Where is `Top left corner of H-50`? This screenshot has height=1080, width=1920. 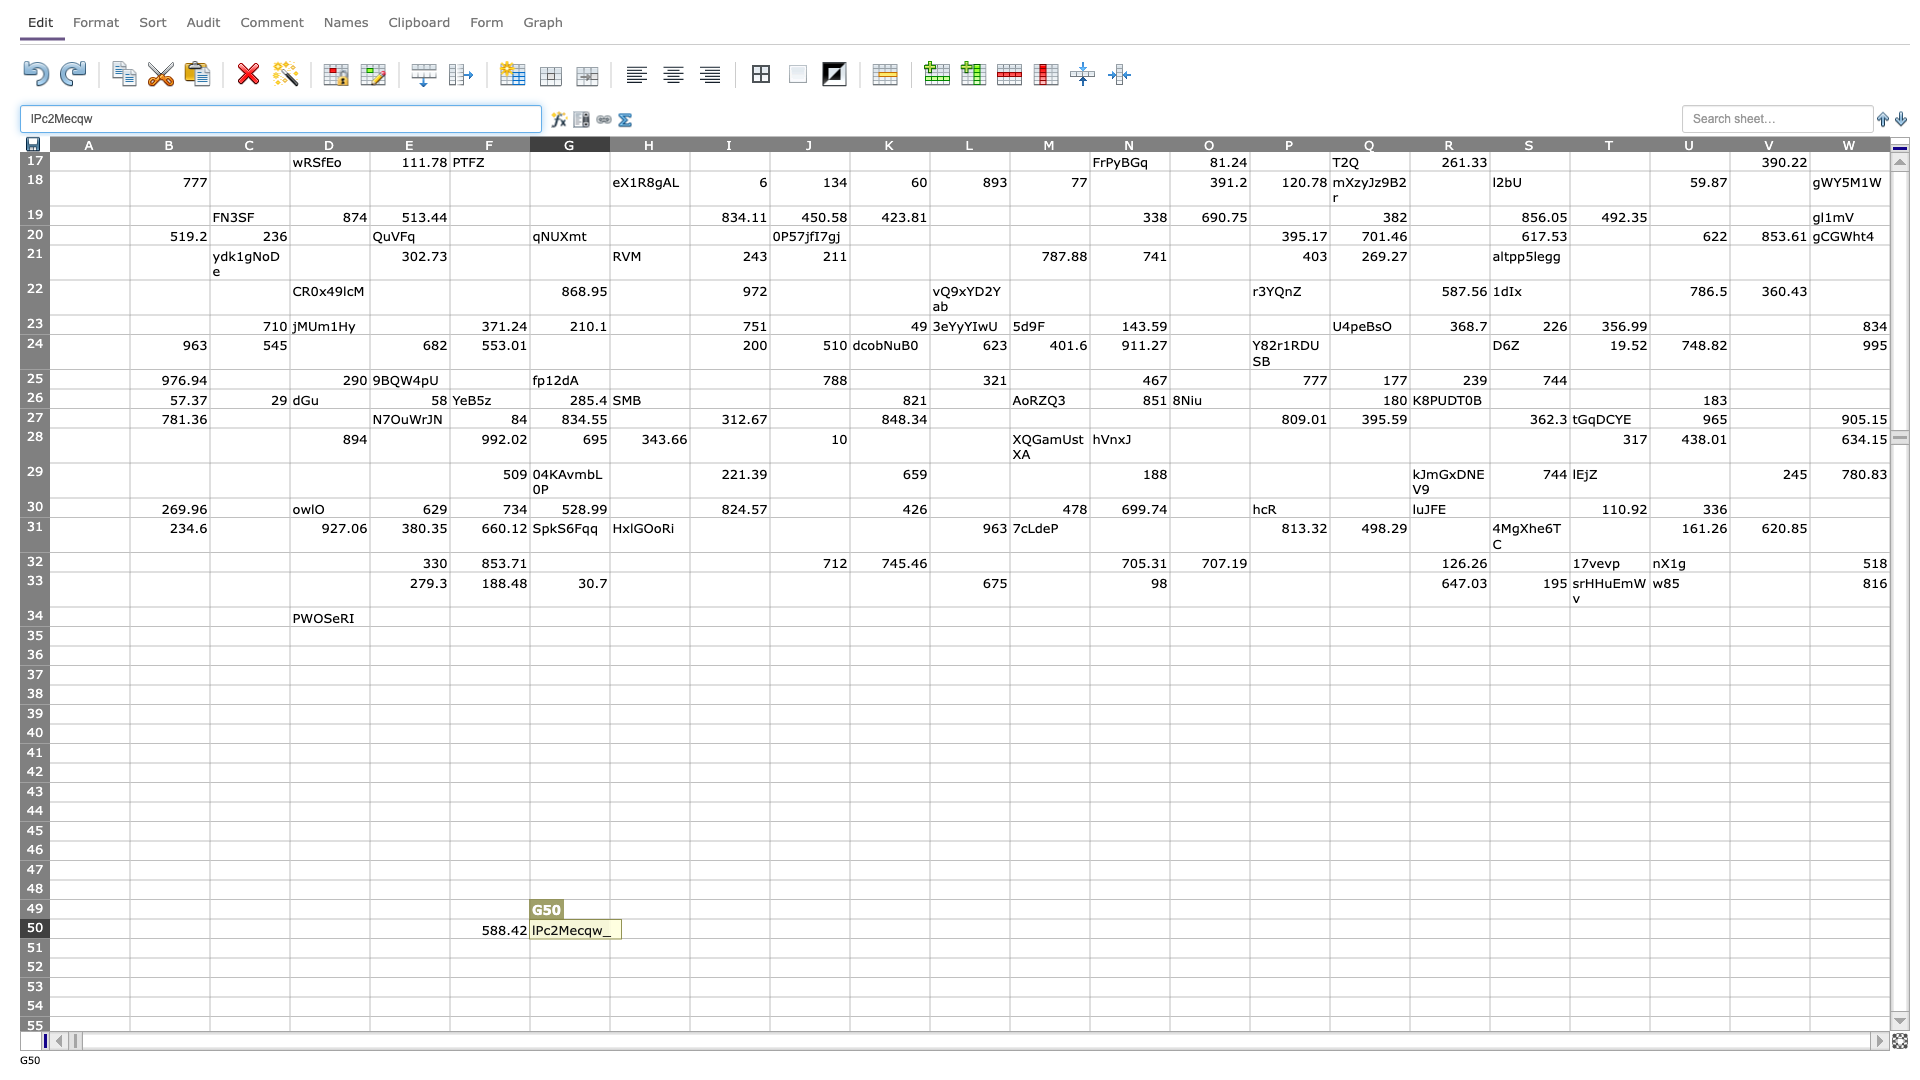 Top left corner of H-50 is located at coordinates (608, 918).